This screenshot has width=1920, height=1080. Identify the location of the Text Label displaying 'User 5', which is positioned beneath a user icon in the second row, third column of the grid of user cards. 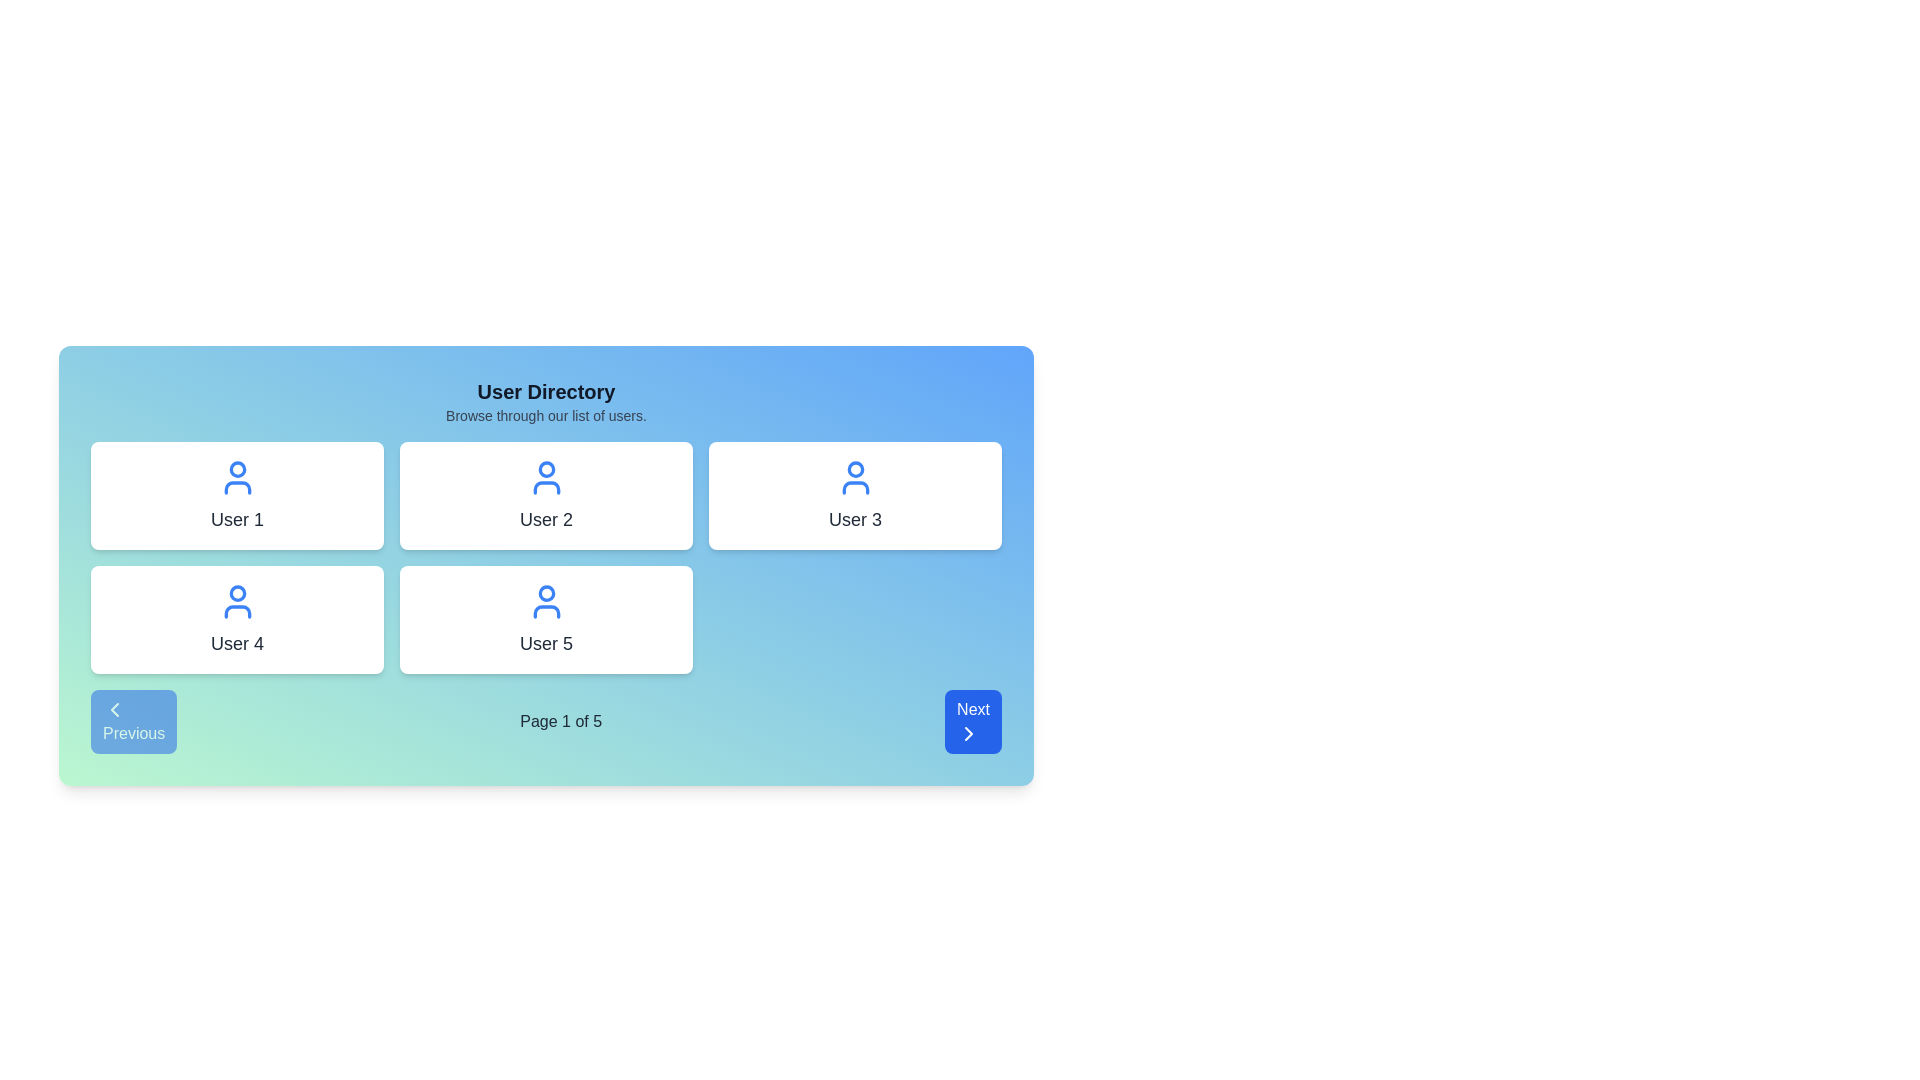
(546, 644).